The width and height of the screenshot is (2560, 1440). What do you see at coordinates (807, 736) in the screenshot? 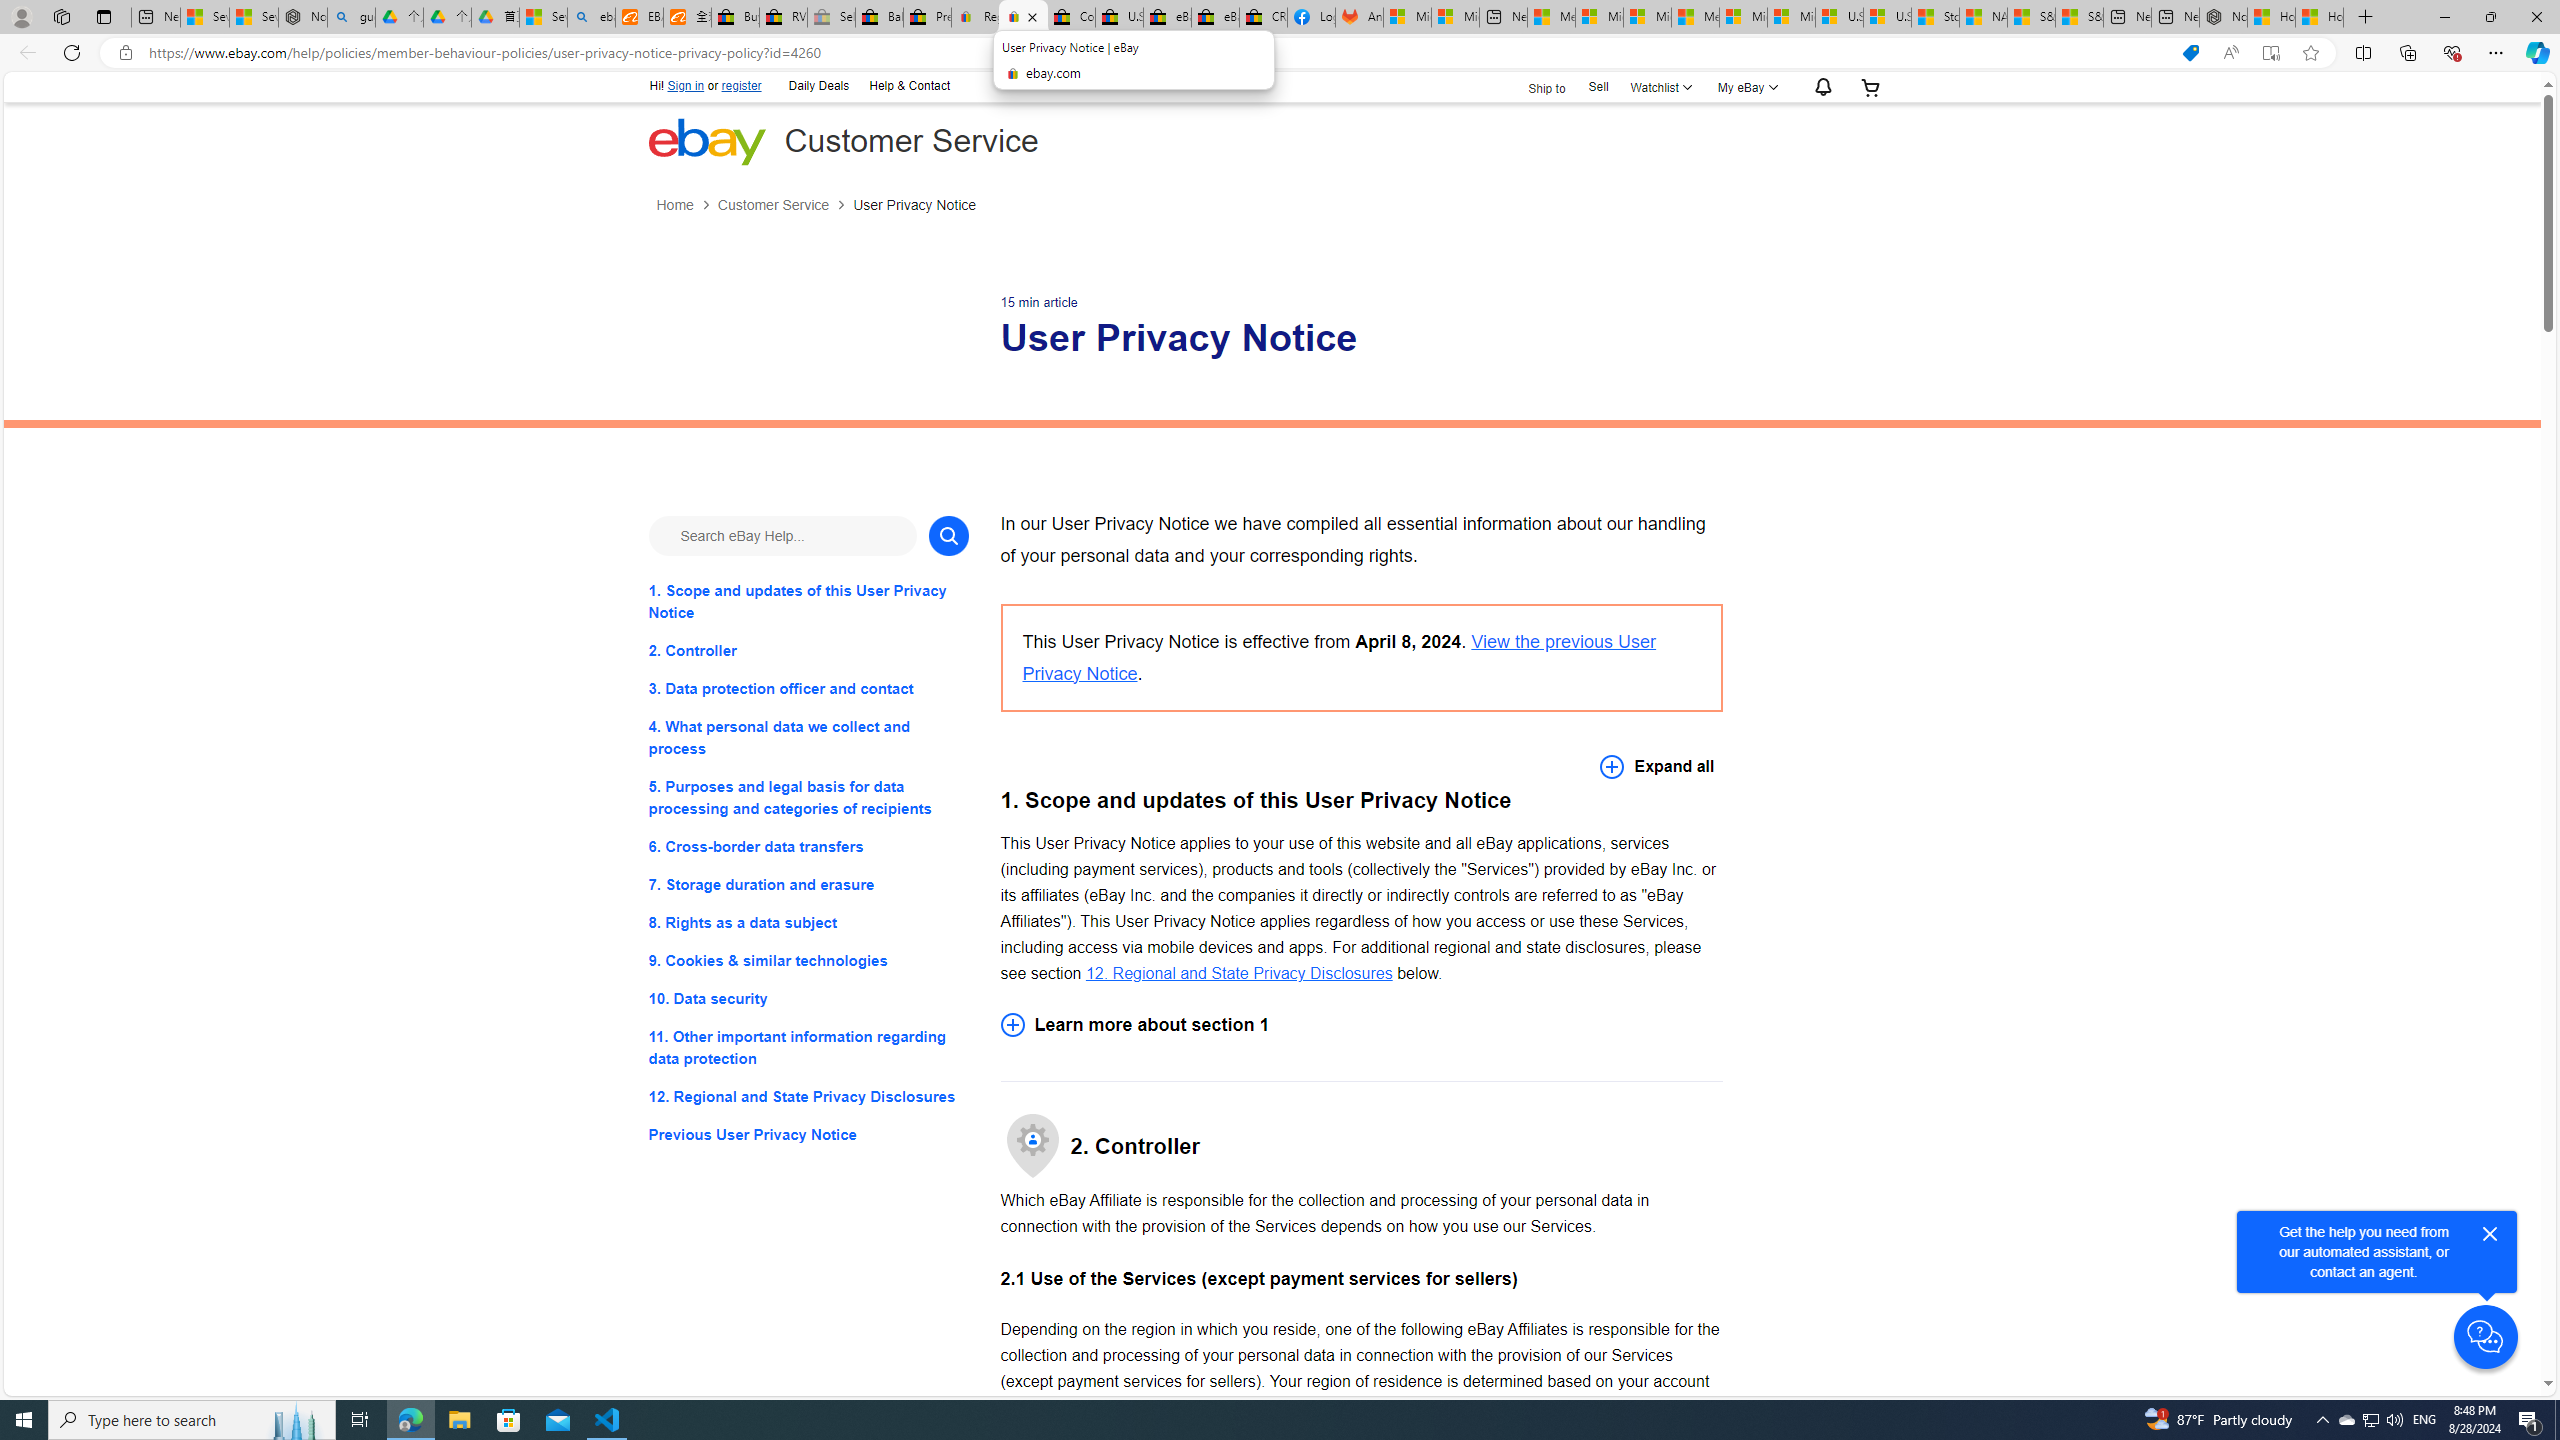
I see `'4. What personal data we collect and process'` at bounding box center [807, 736].